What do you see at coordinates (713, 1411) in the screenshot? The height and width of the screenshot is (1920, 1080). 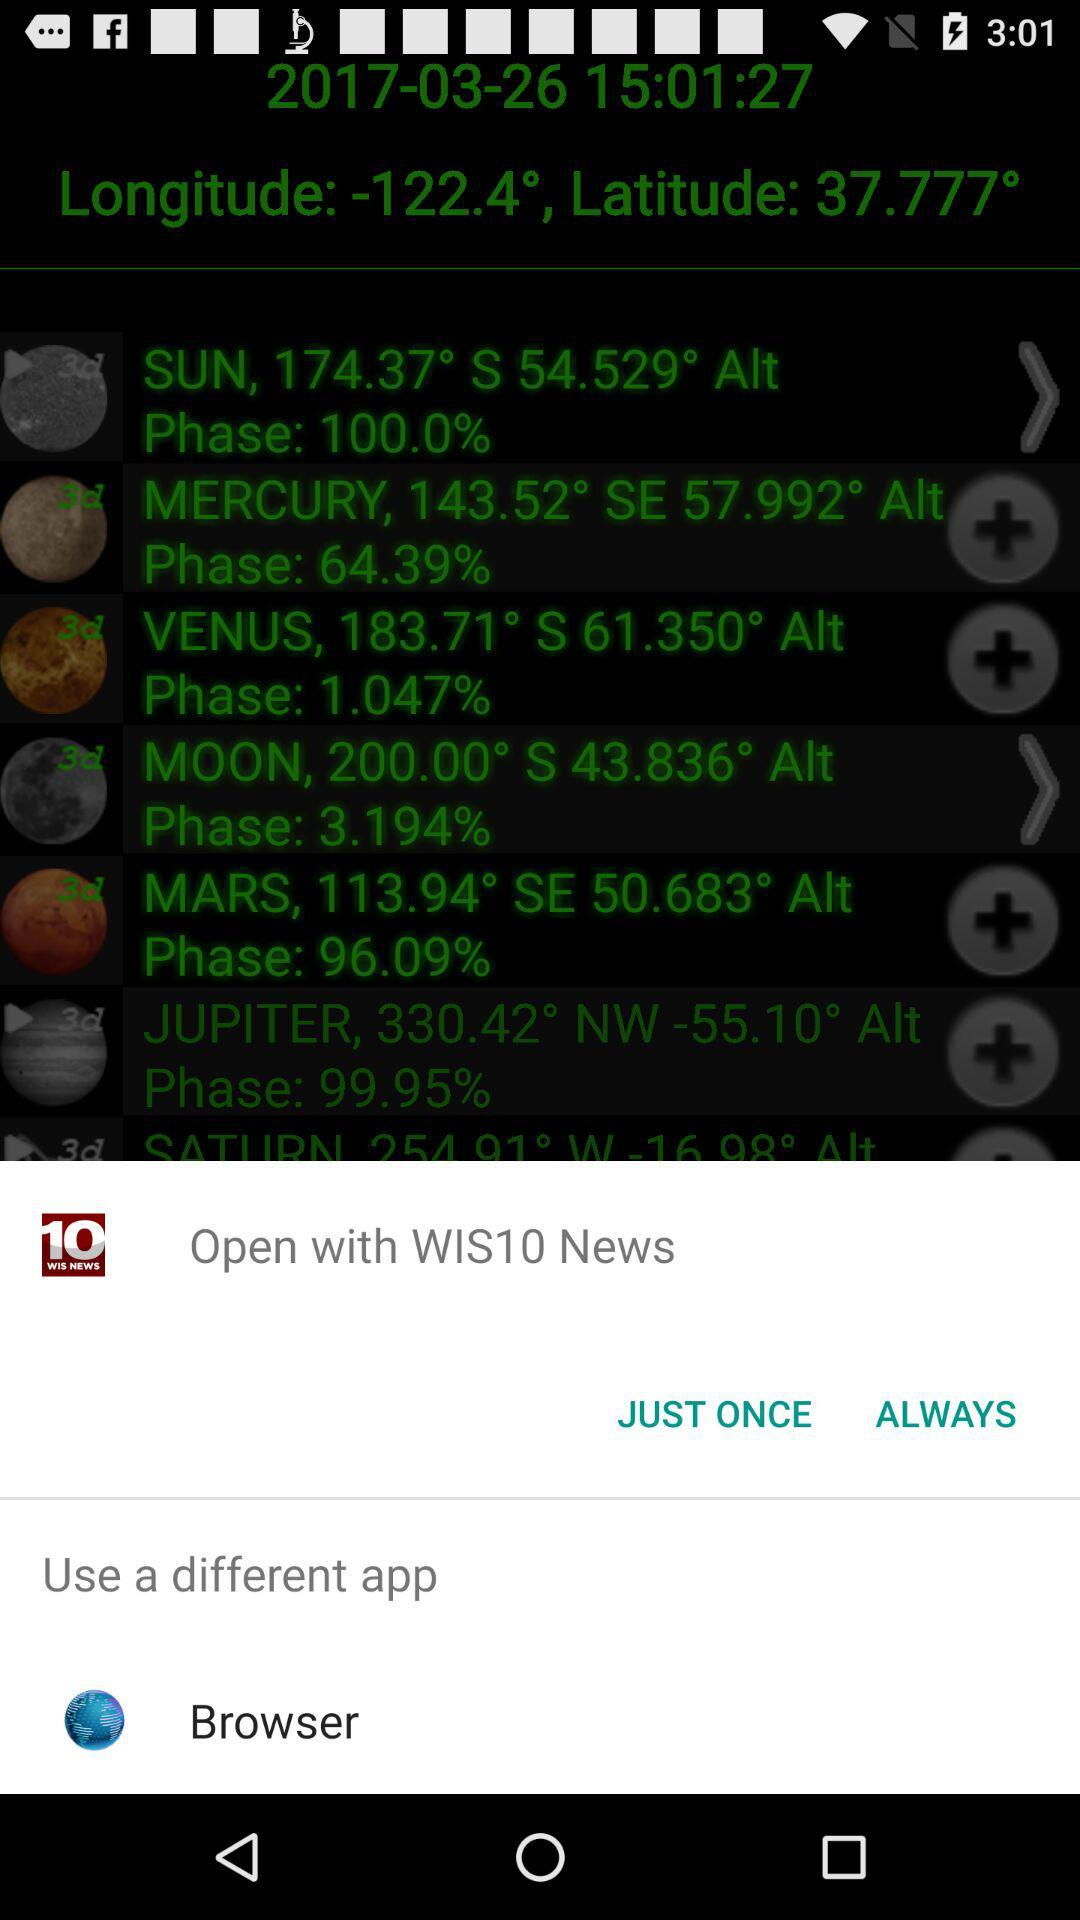 I see `the just once` at bounding box center [713, 1411].